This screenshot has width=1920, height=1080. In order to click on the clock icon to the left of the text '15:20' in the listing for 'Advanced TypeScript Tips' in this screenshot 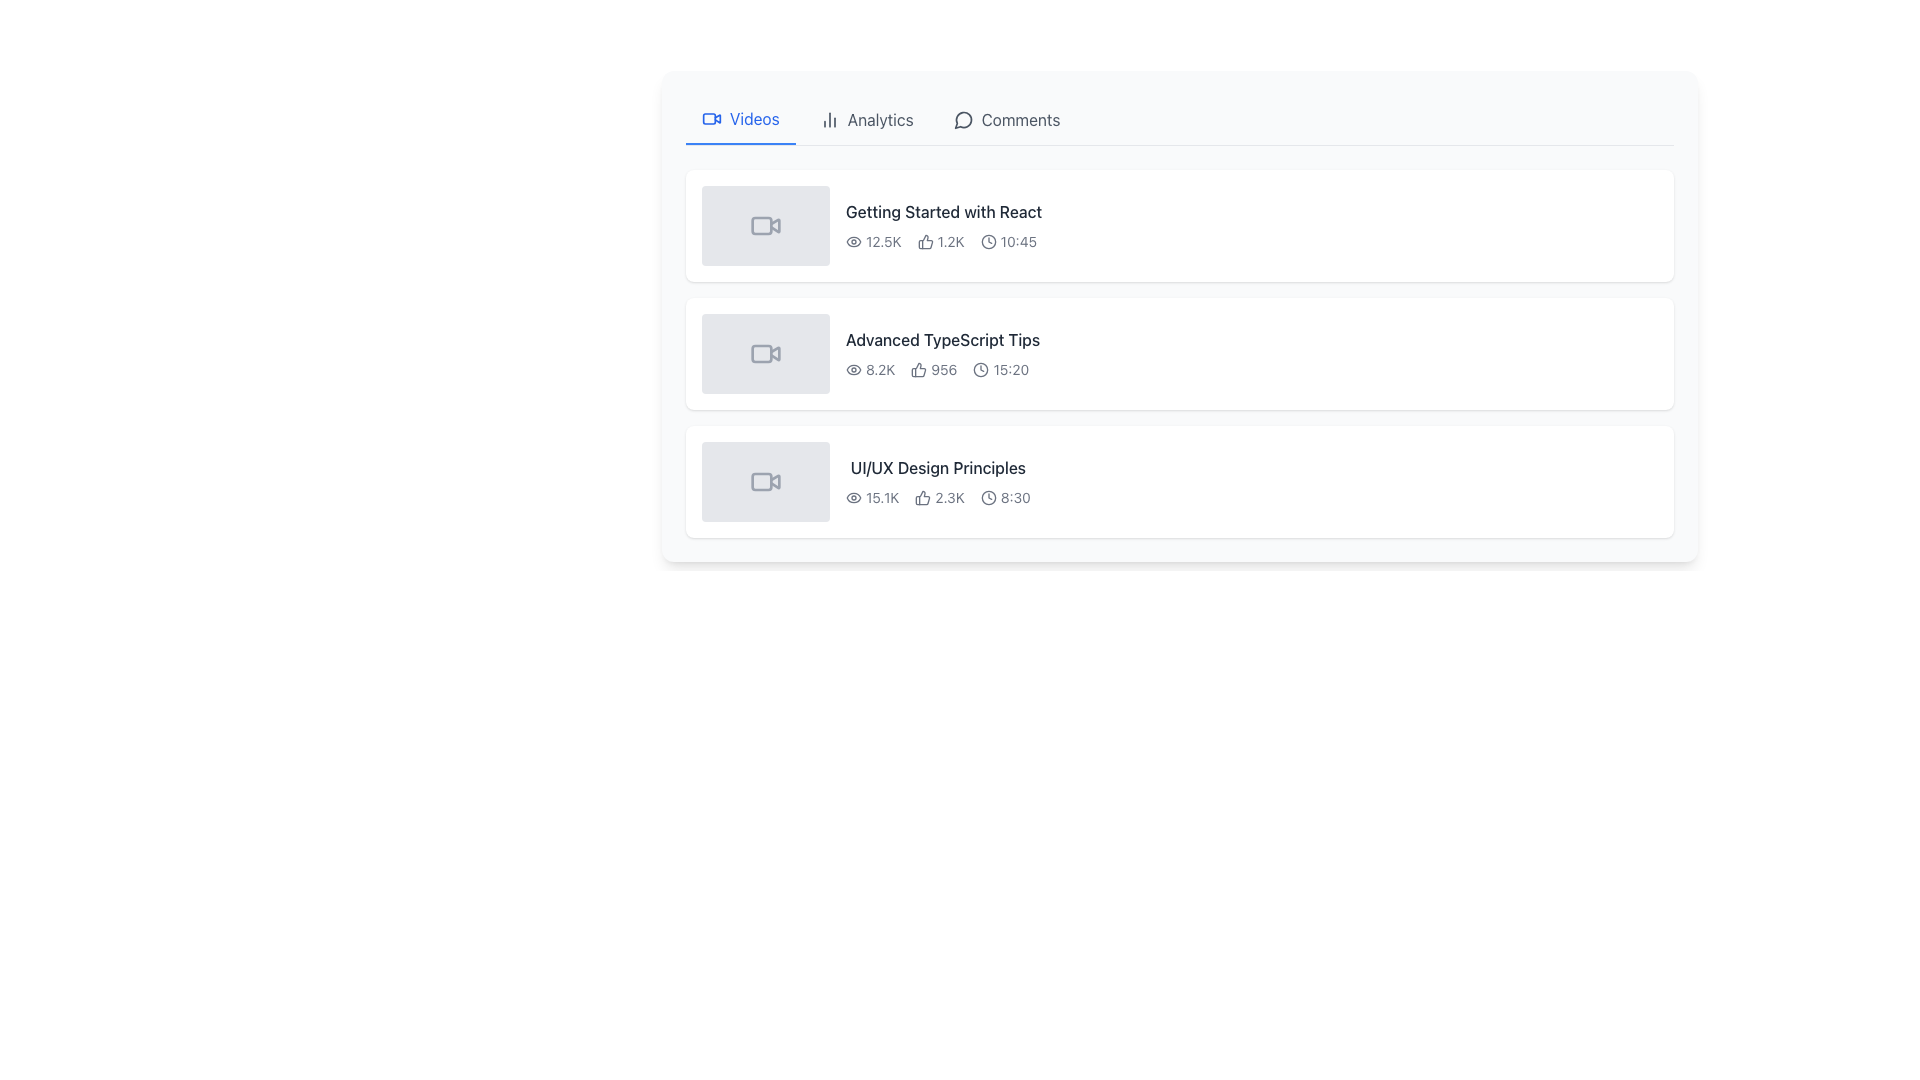, I will do `click(981, 370)`.